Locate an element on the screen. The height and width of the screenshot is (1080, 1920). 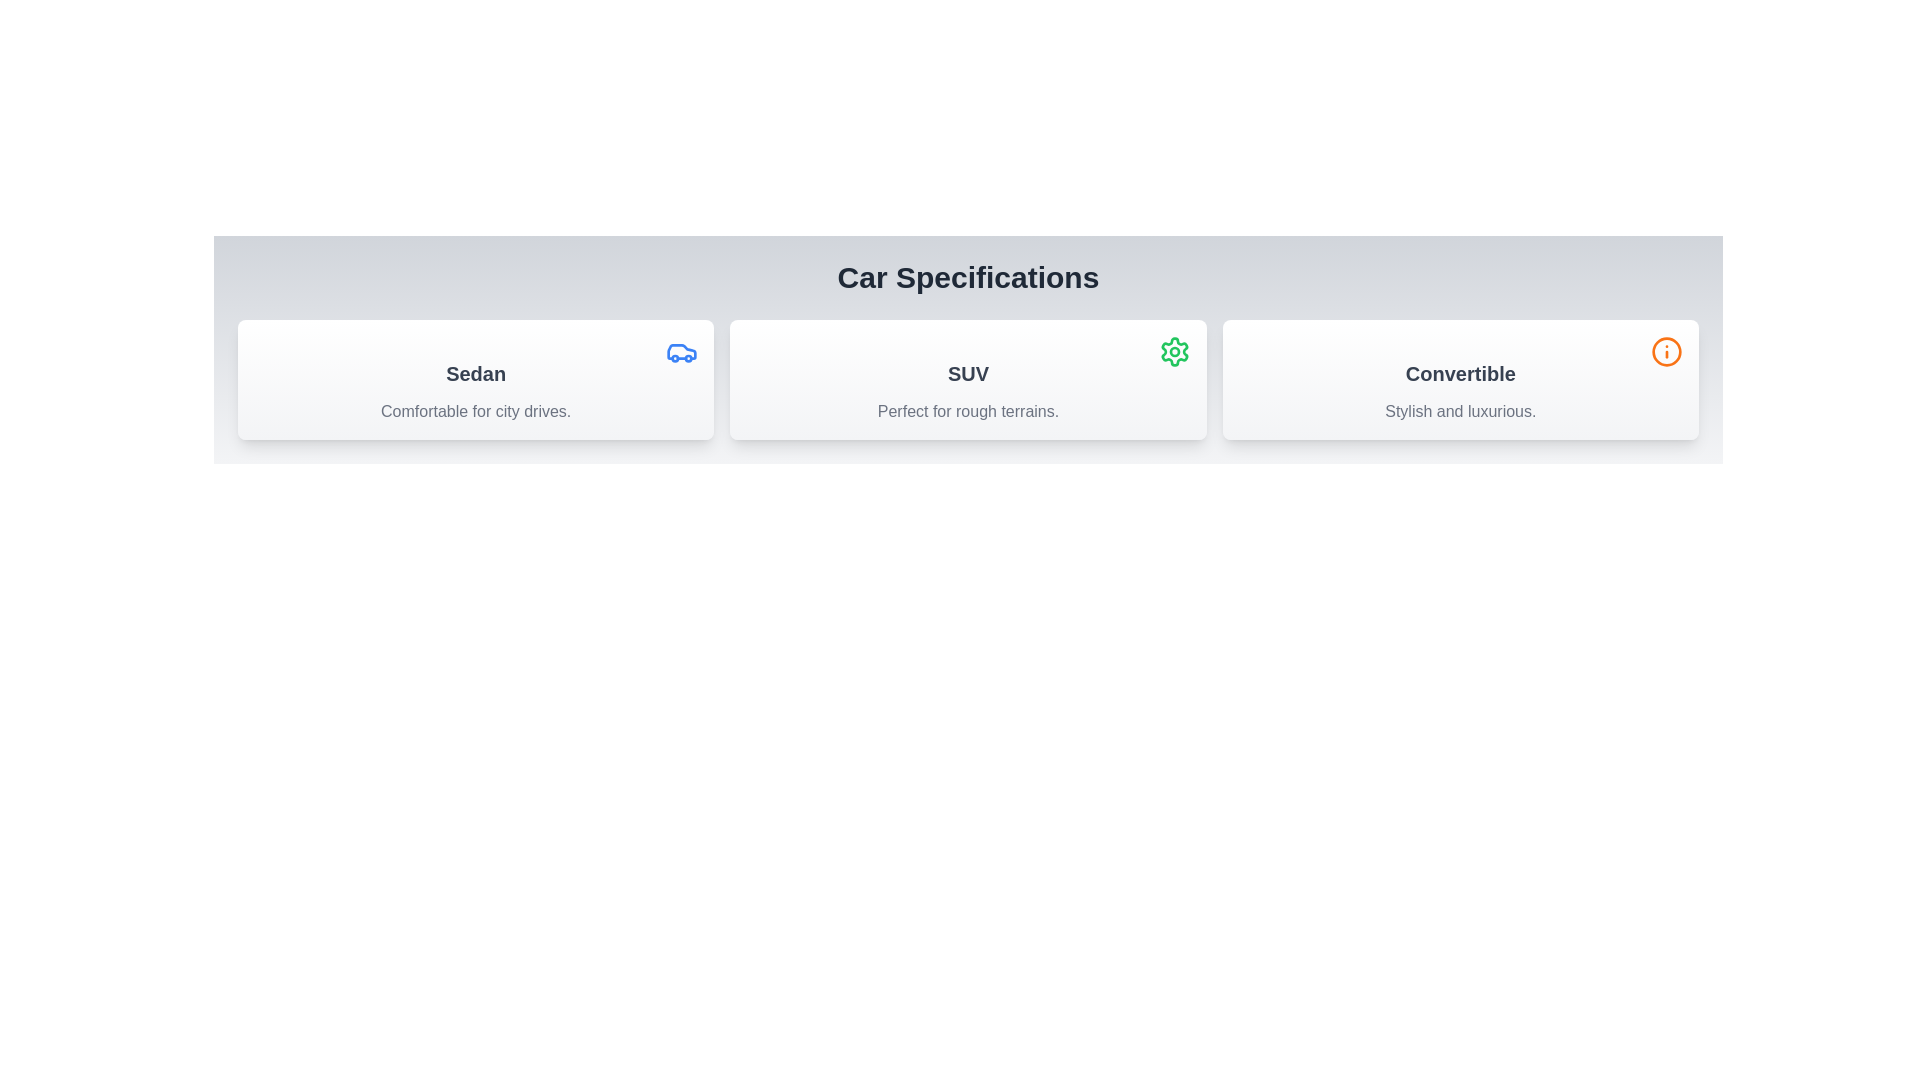
the 'Sedan' car type icon located at the top-right corner of the first card in a three-column layout is located at coordinates (682, 350).